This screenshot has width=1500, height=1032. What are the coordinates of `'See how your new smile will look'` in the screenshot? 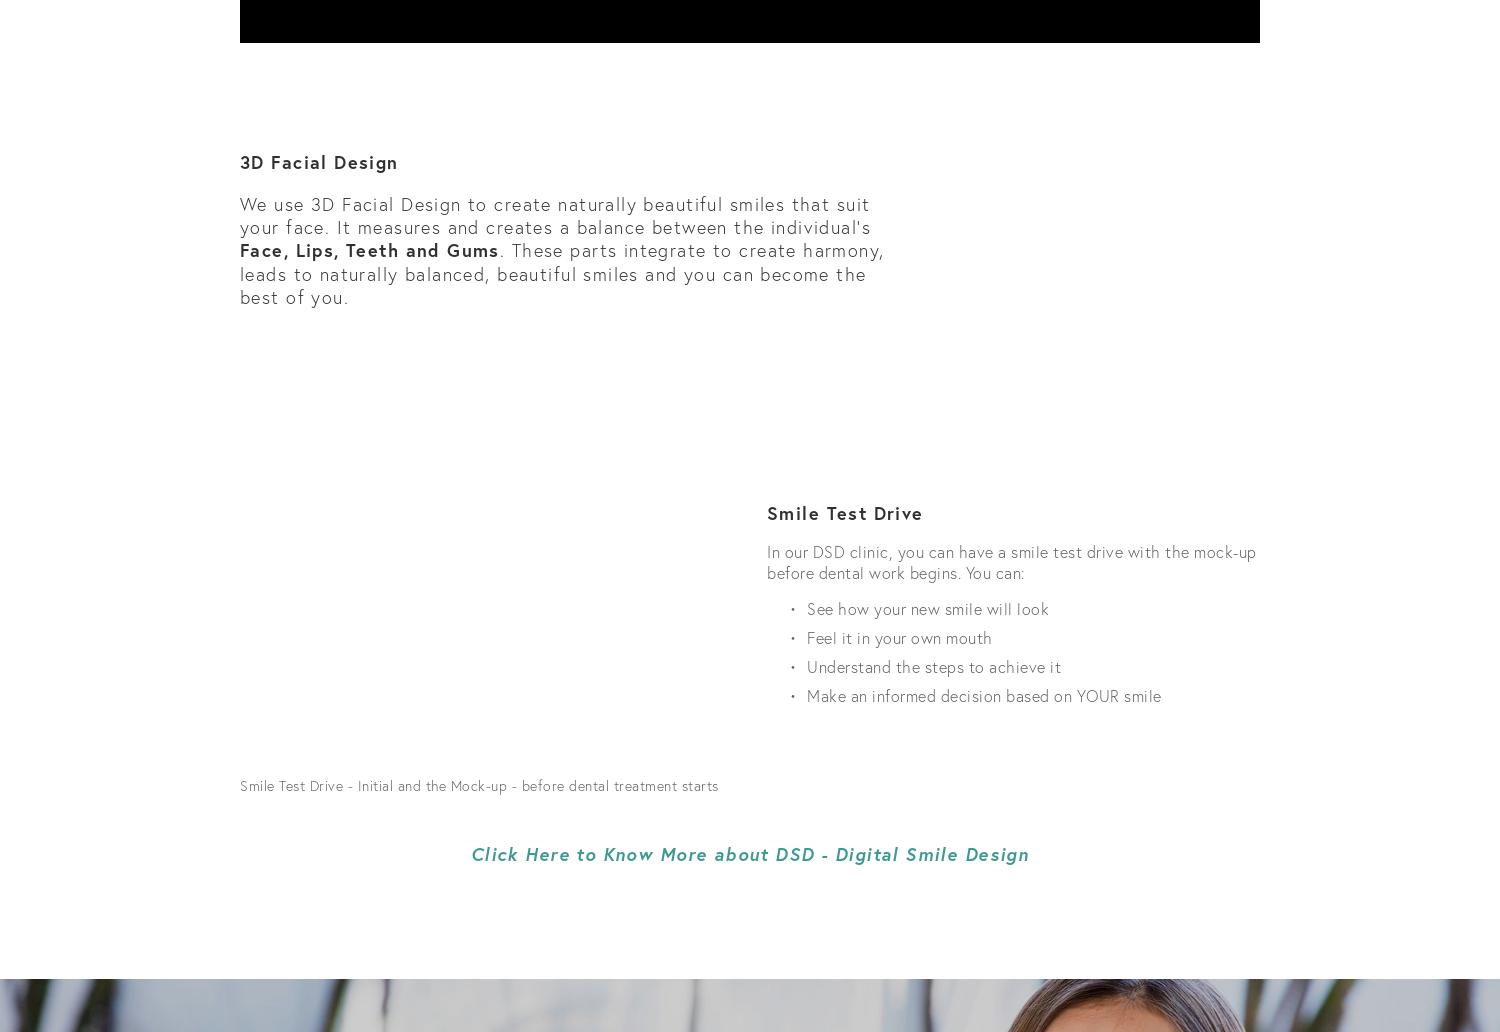 It's located at (807, 608).